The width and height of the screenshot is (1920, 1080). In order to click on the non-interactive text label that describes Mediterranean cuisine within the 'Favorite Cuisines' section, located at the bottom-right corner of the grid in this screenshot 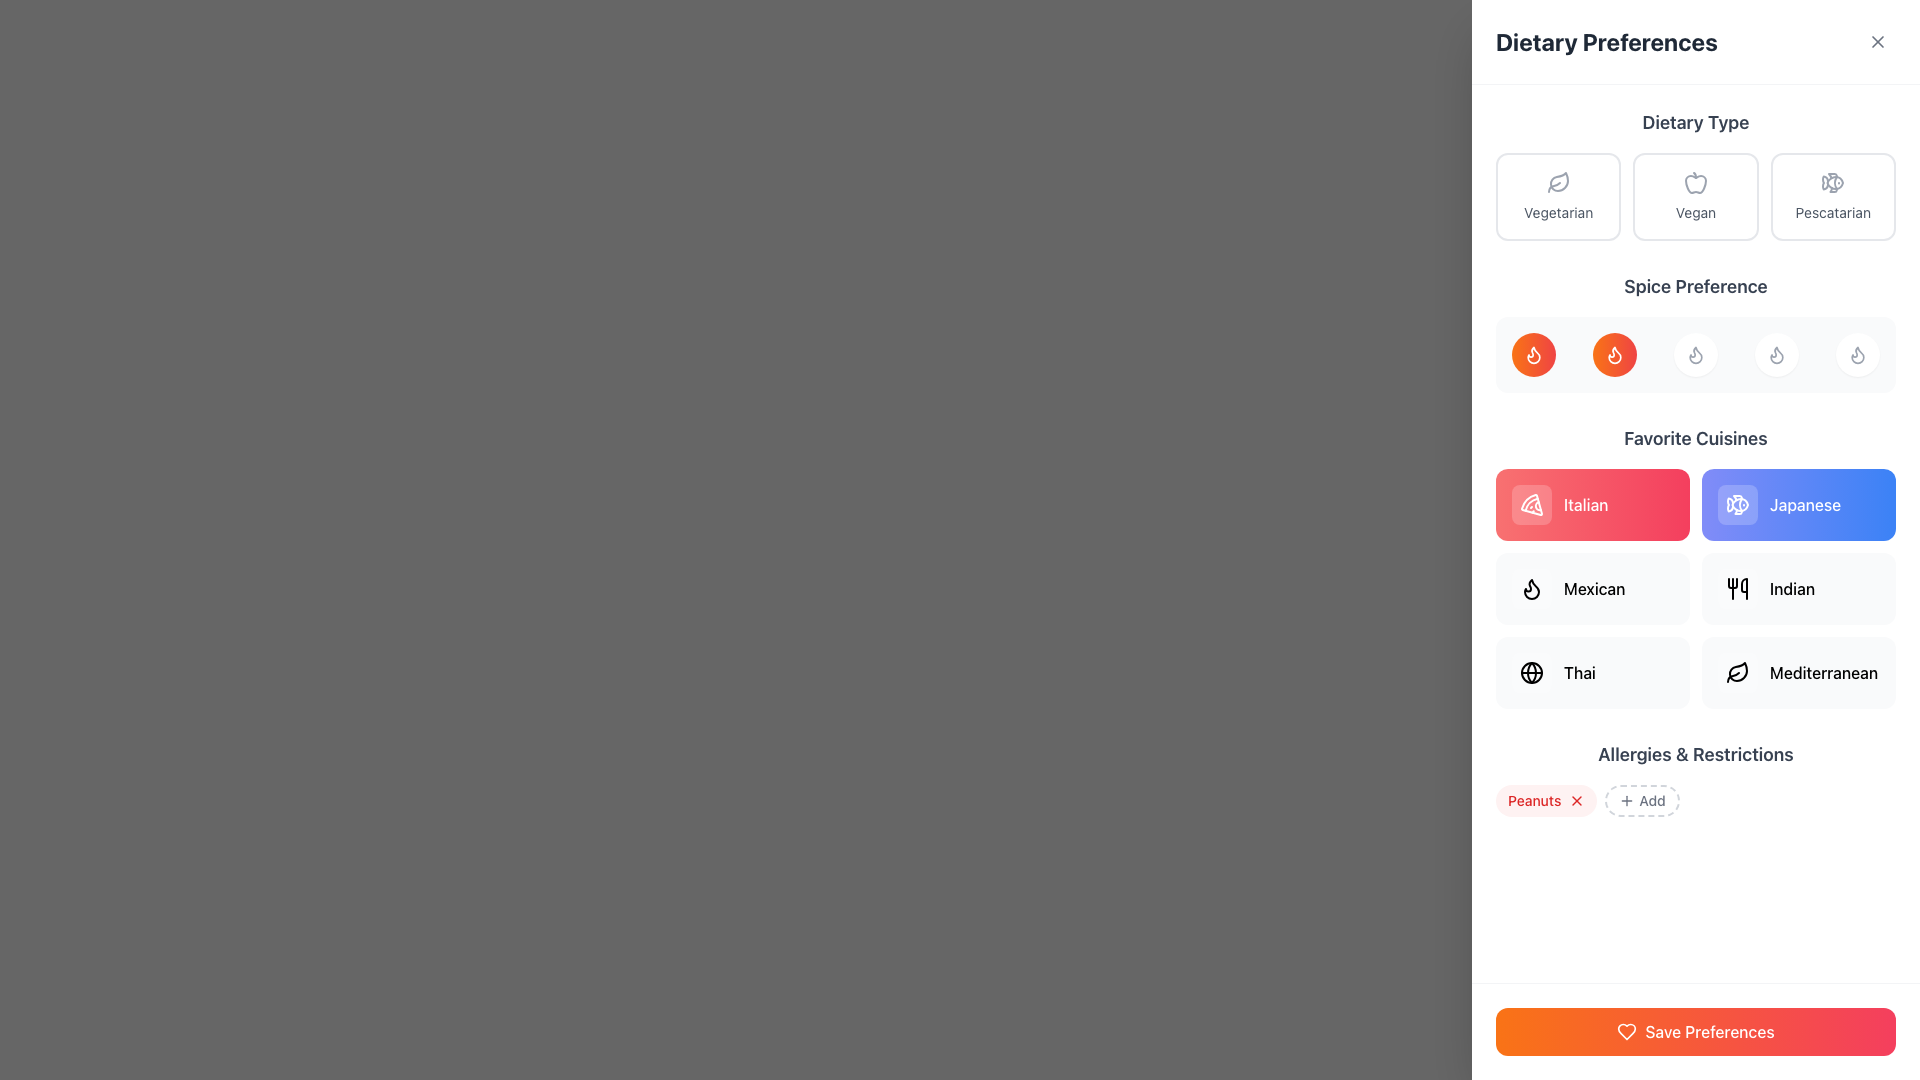, I will do `click(1824, 672)`.